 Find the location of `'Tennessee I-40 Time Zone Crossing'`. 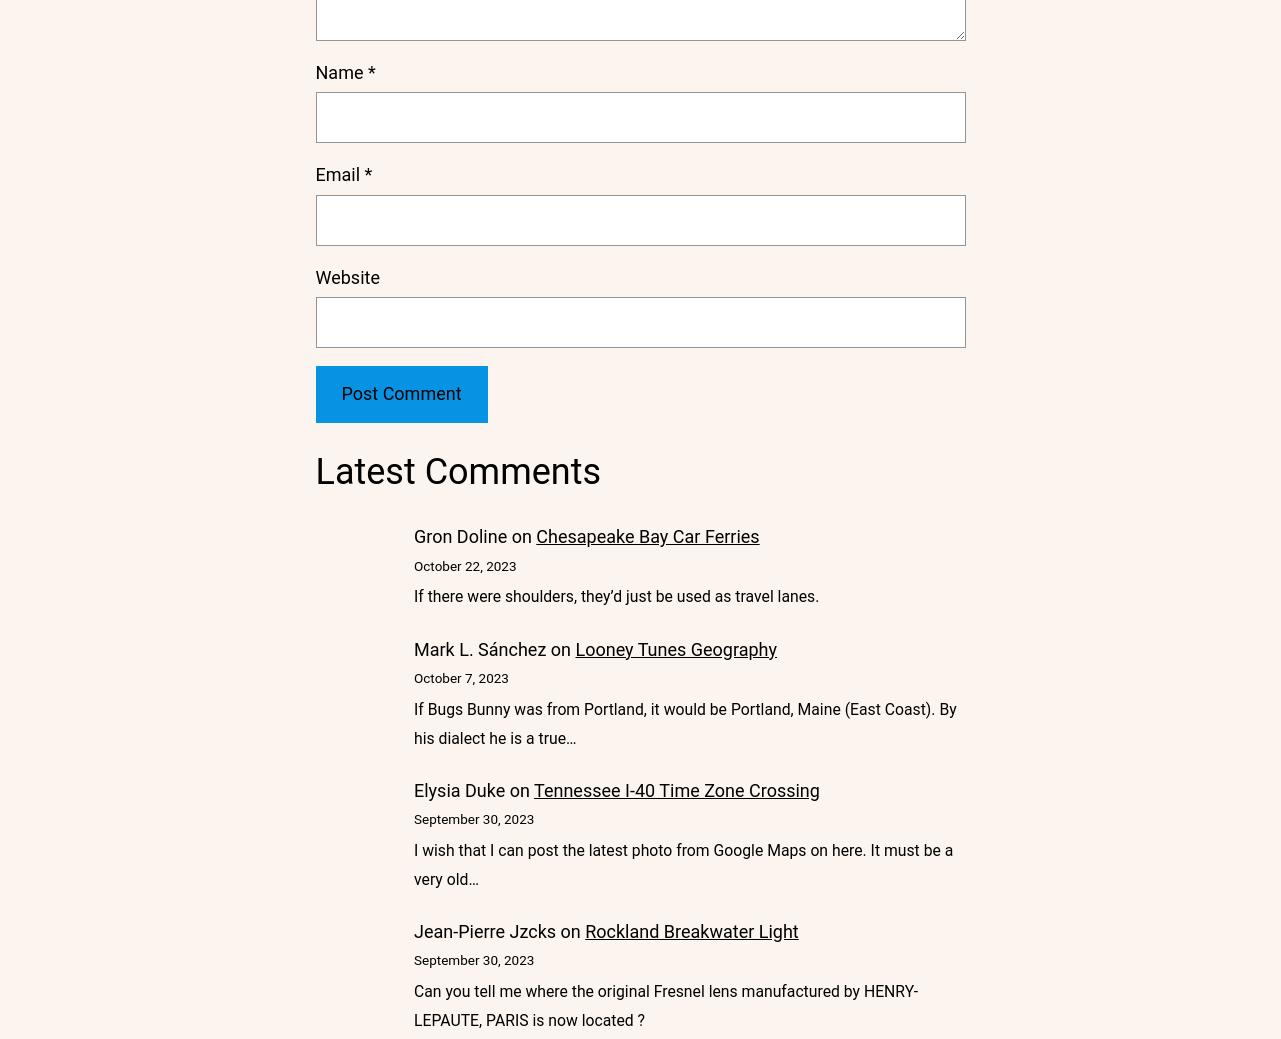

'Tennessee I-40 Time Zone Crossing' is located at coordinates (675, 788).